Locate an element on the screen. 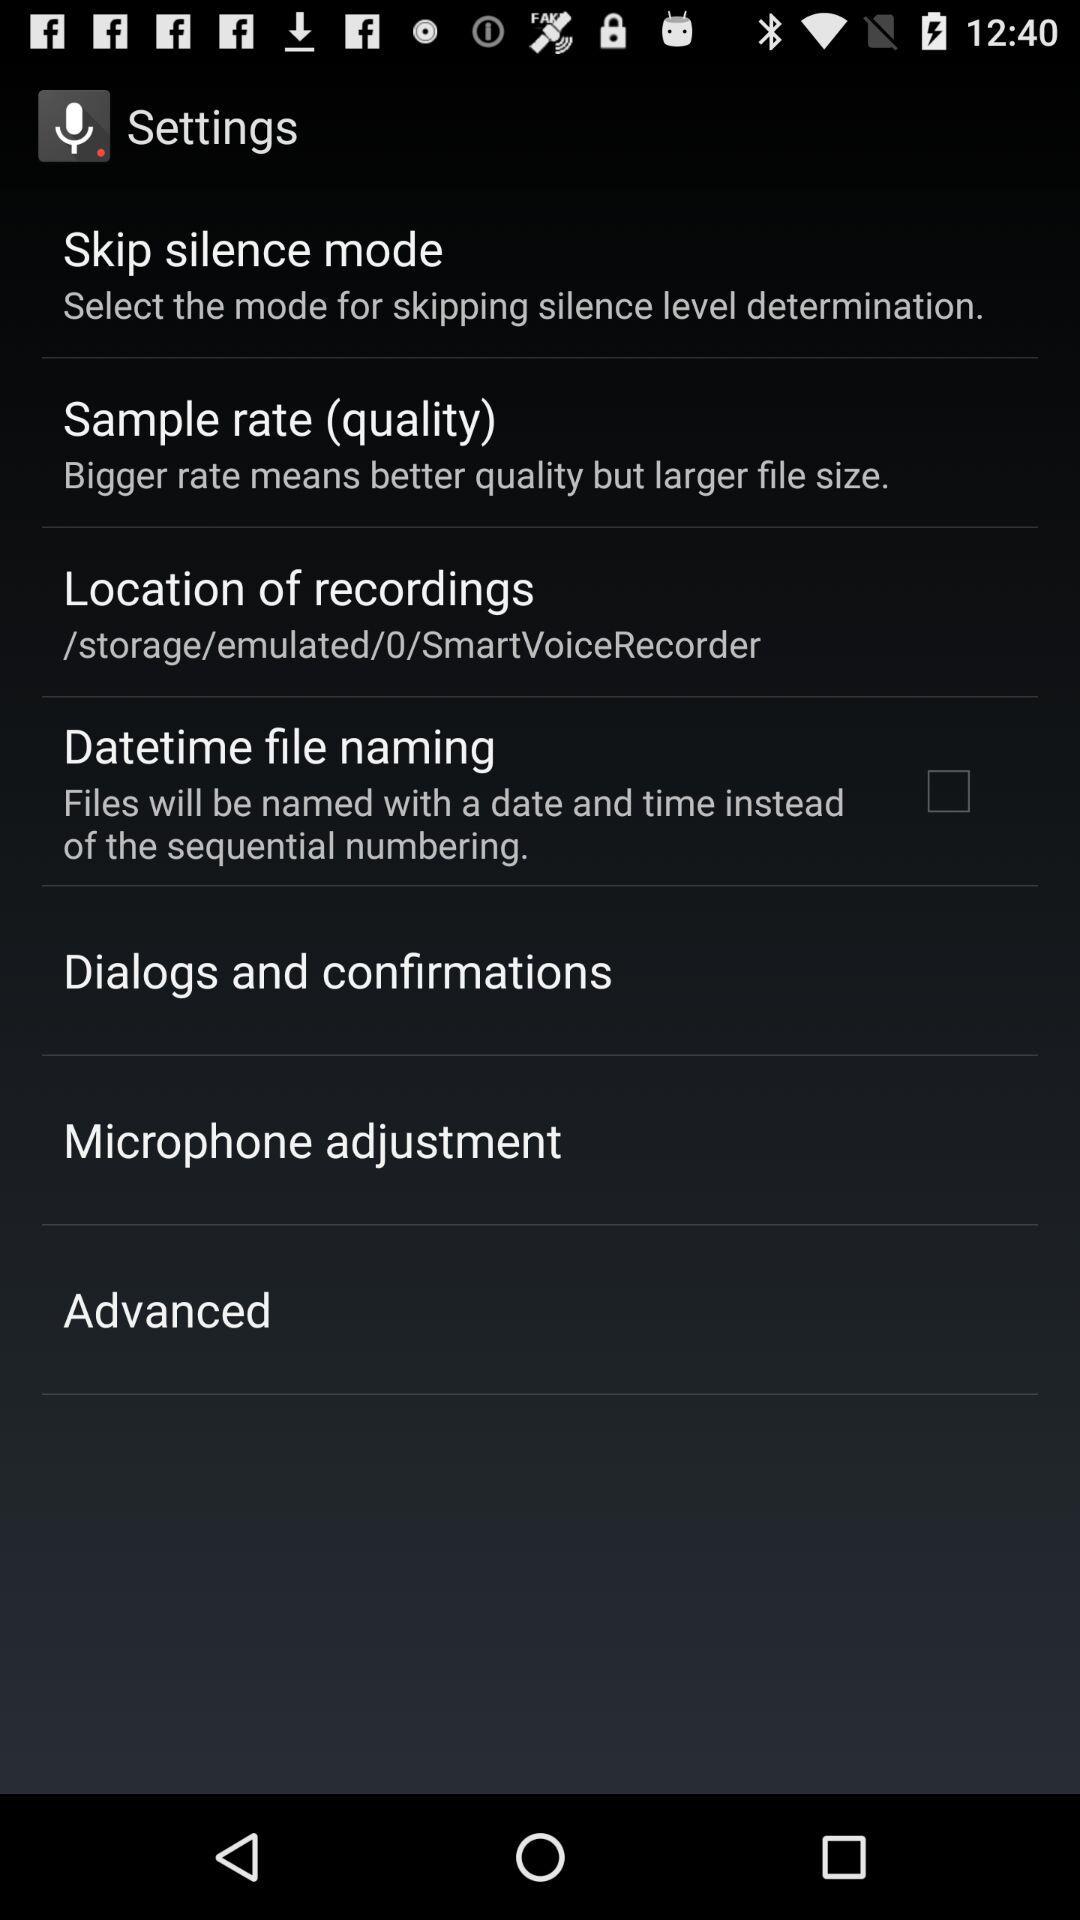 This screenshot has width=1080, height=1920. the app below sample rate (quality) is located at coordinates (476, 473).